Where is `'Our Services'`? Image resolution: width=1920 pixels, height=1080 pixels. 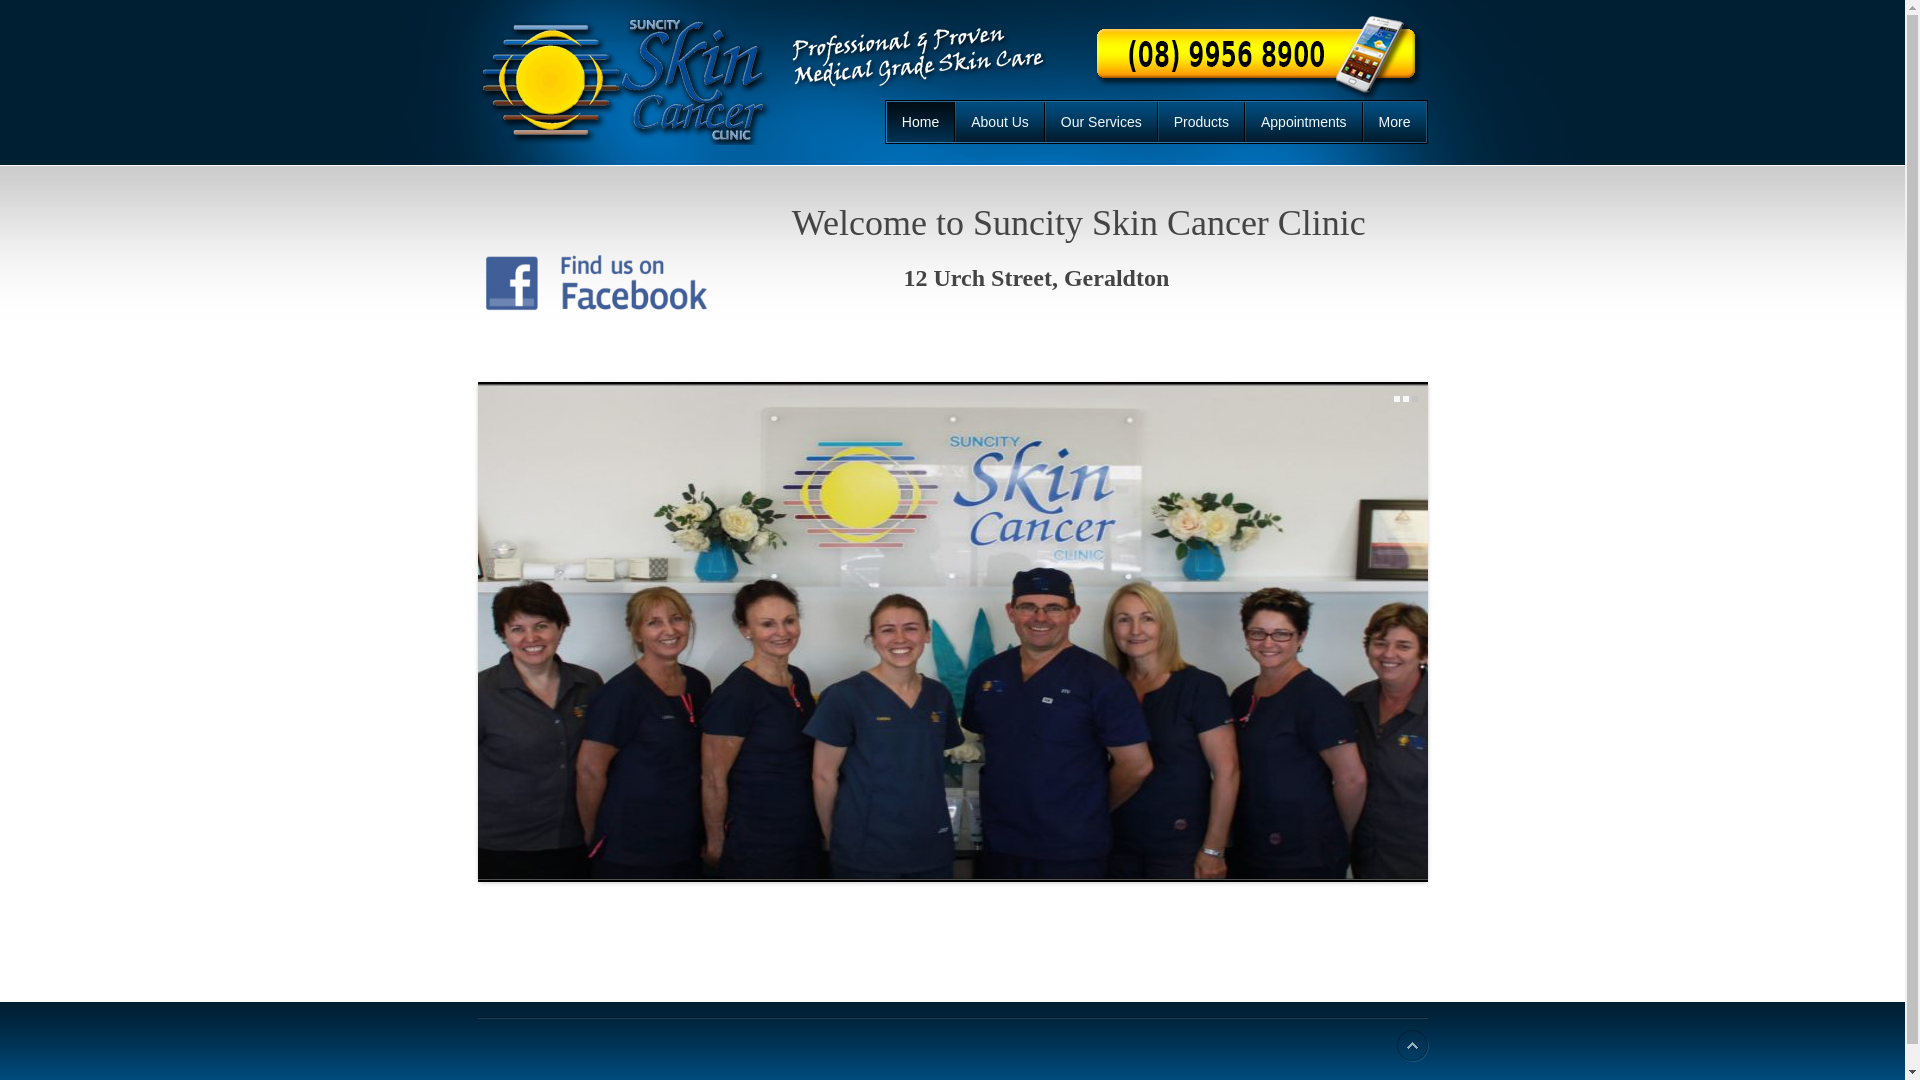
'Our Services' is located at coordinates (1100, 122).